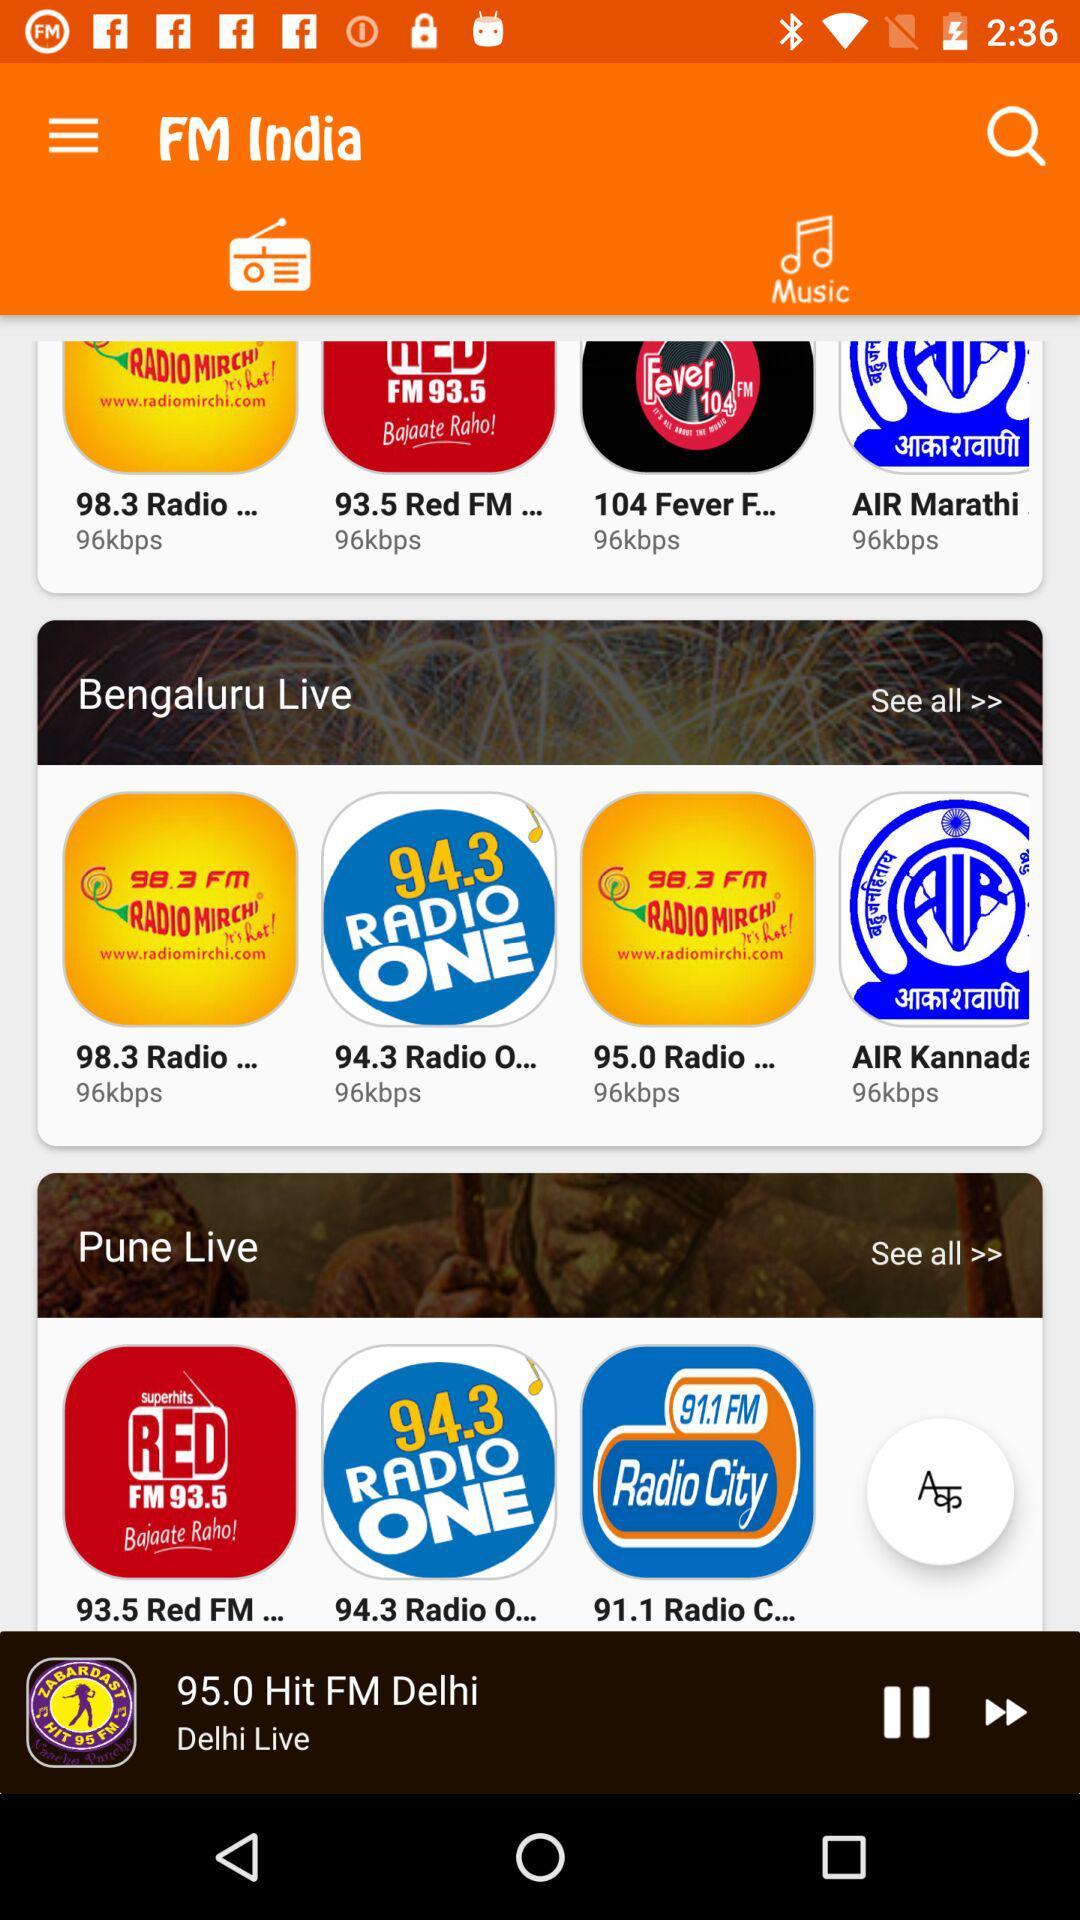 The width and height of the screenshot is (1080, 1920). Describe the element at coordinates (940, 1491) in the screenshot. I see `change app language` at that location.